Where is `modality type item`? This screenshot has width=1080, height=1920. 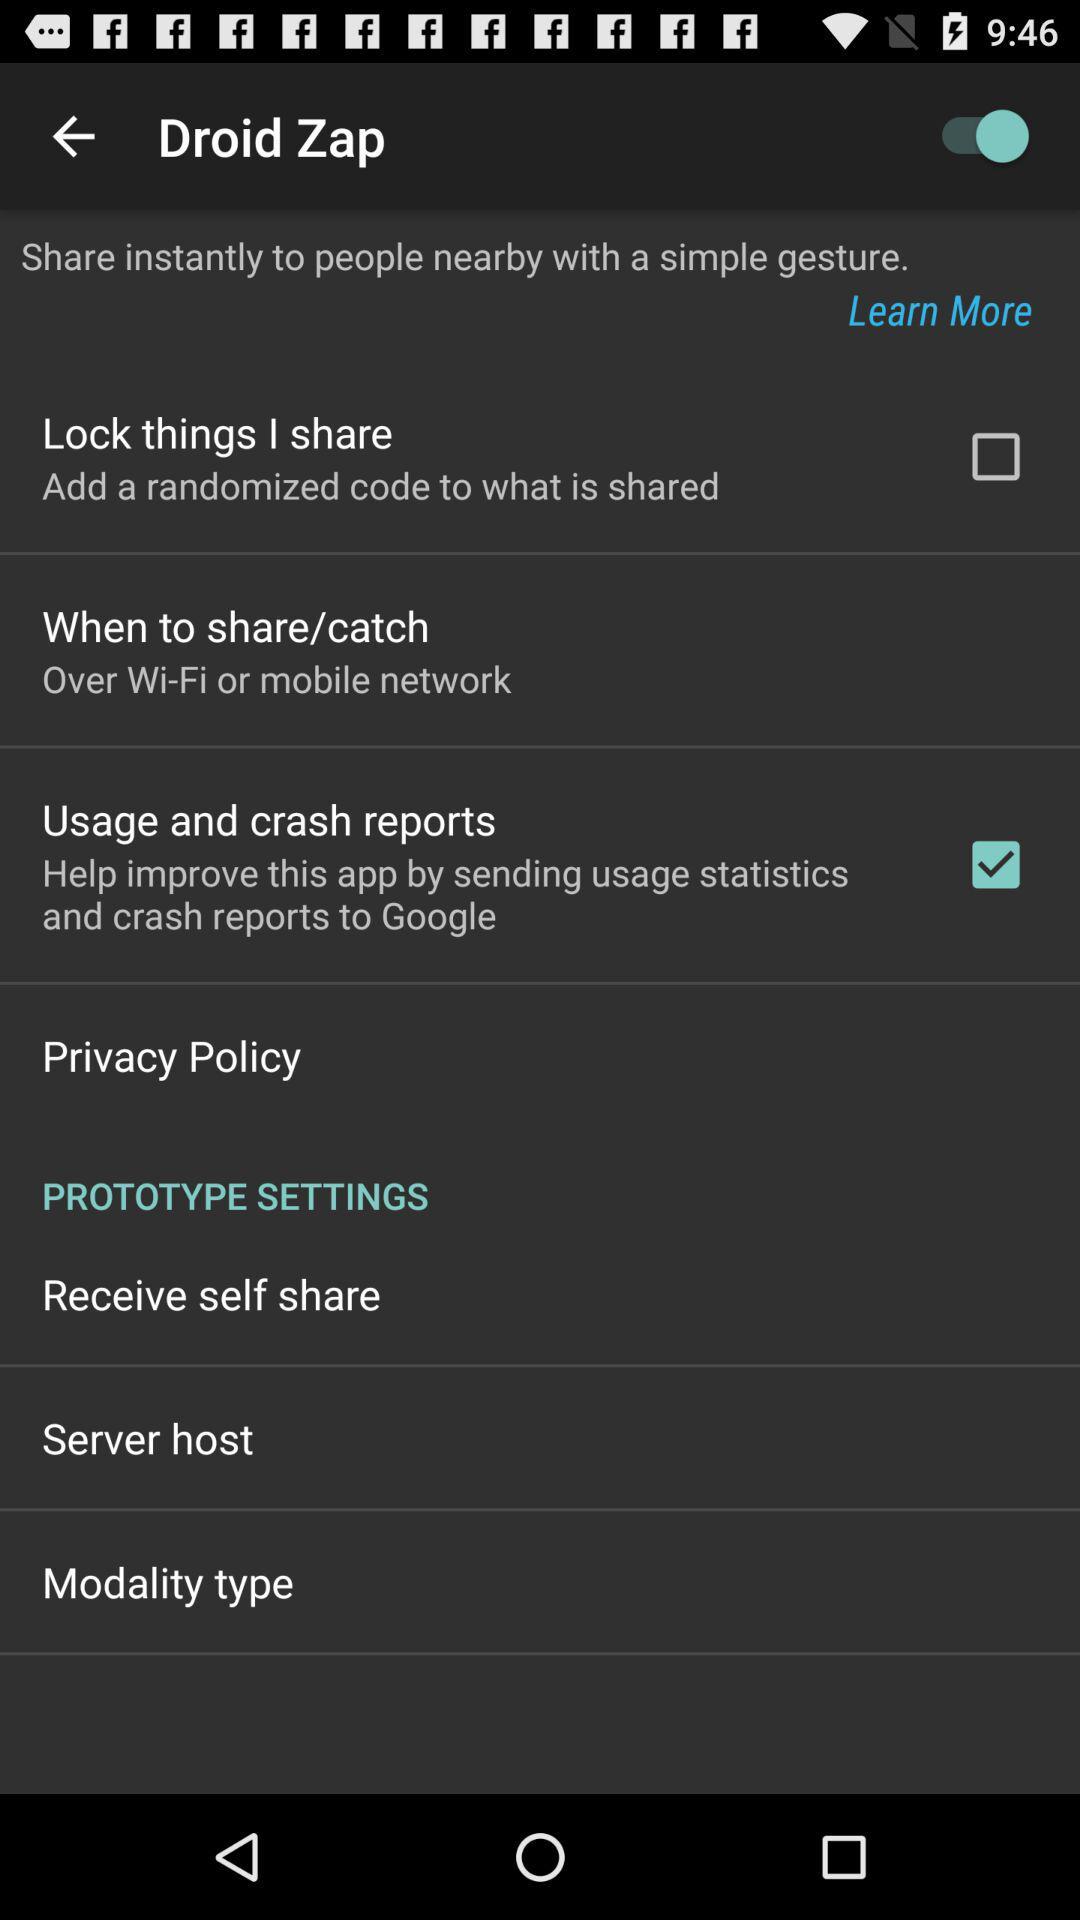 modality type item is located at coordinates (167, 1580).